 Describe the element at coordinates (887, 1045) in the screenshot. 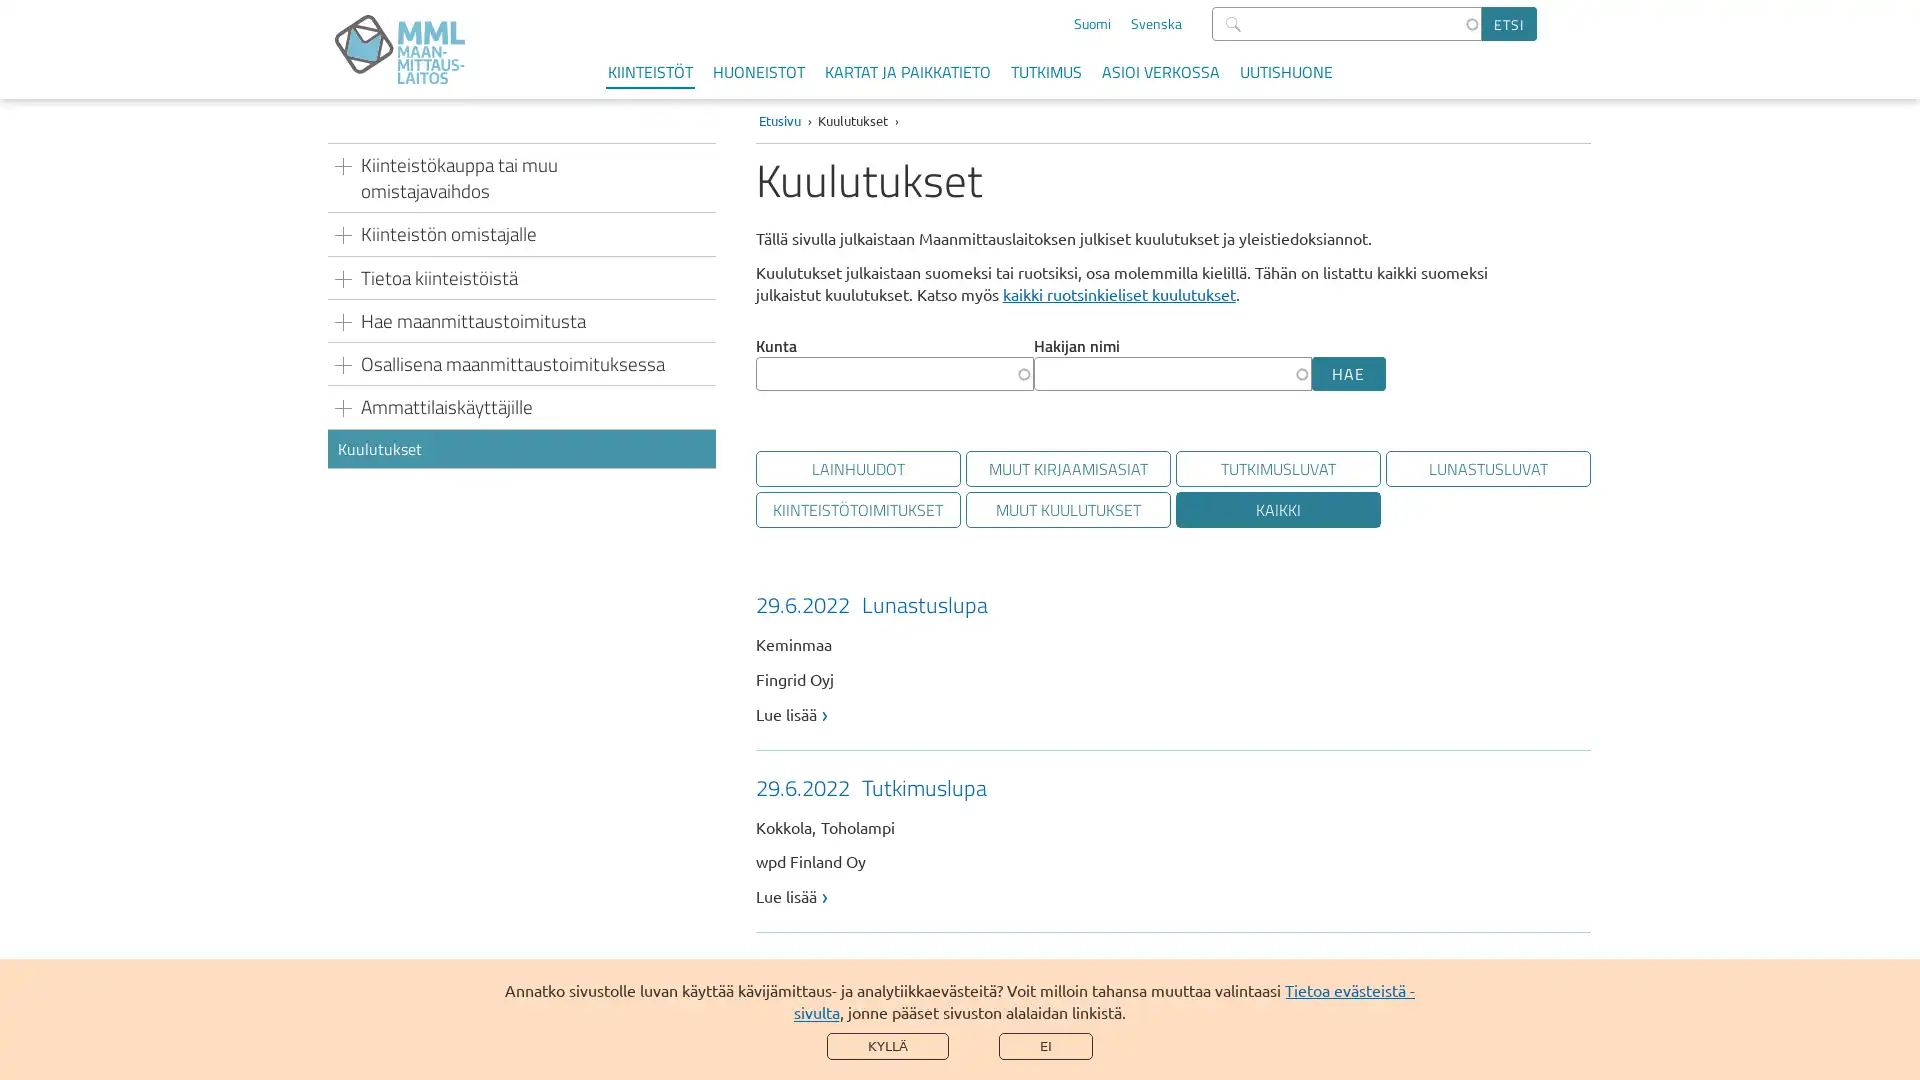

I see `KYLLA` at that location.